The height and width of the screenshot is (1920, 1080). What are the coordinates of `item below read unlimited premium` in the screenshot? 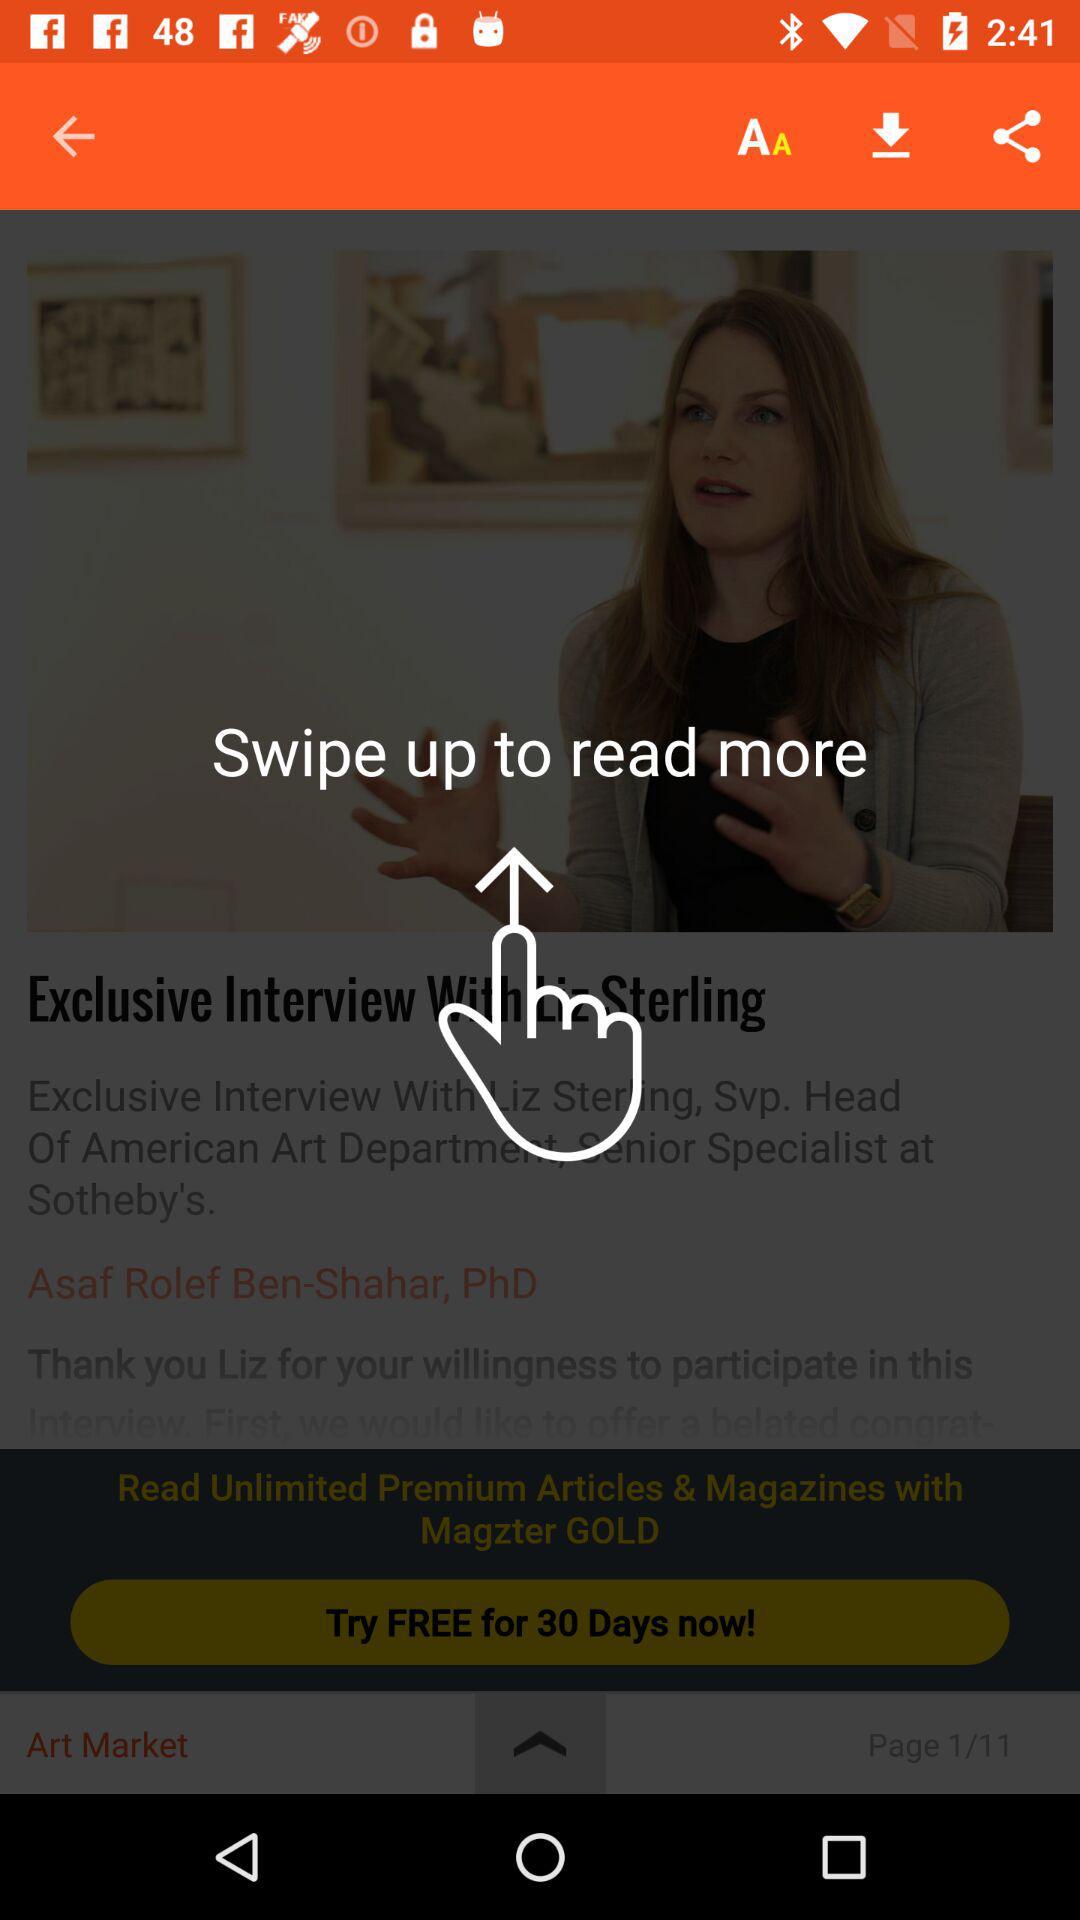 It's located at (540, 1622).